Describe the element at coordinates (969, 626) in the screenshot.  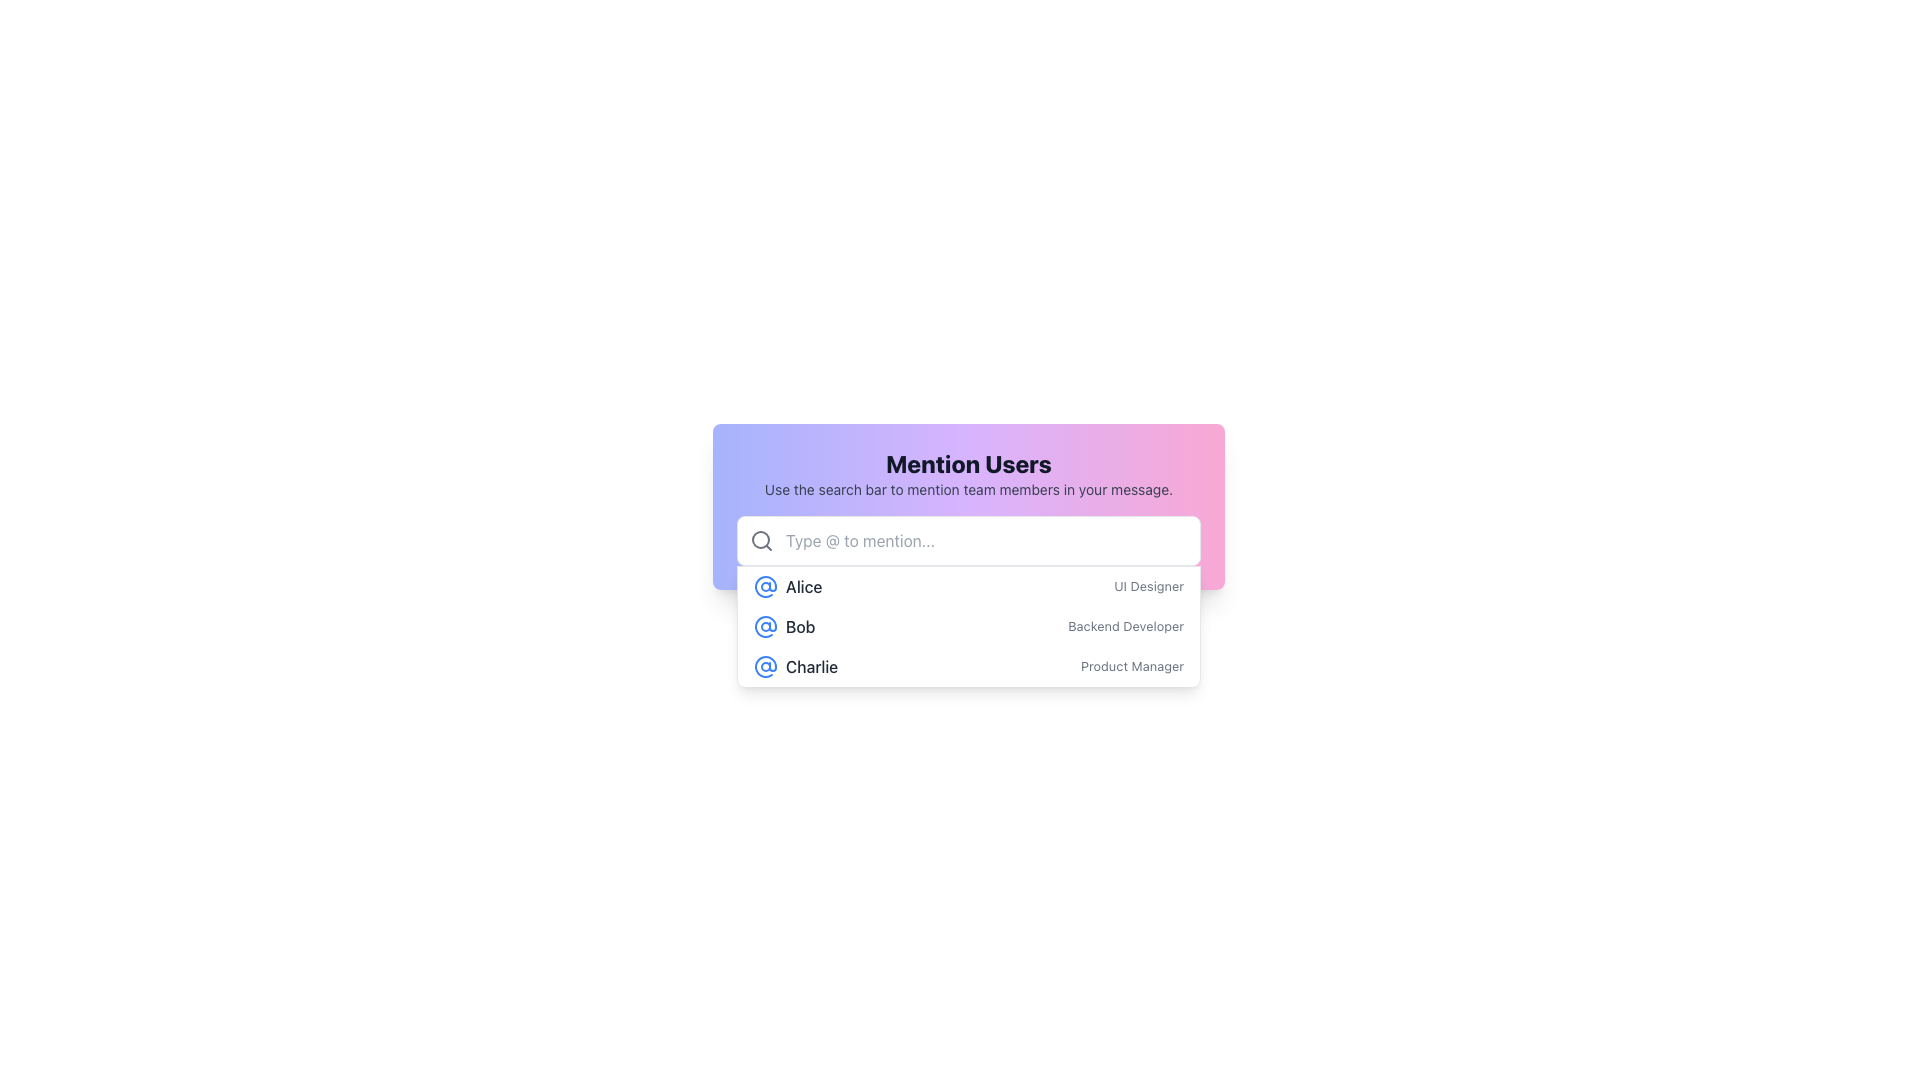
I see `the interactive list item for 'Bob', the Backend Developer` at that location.